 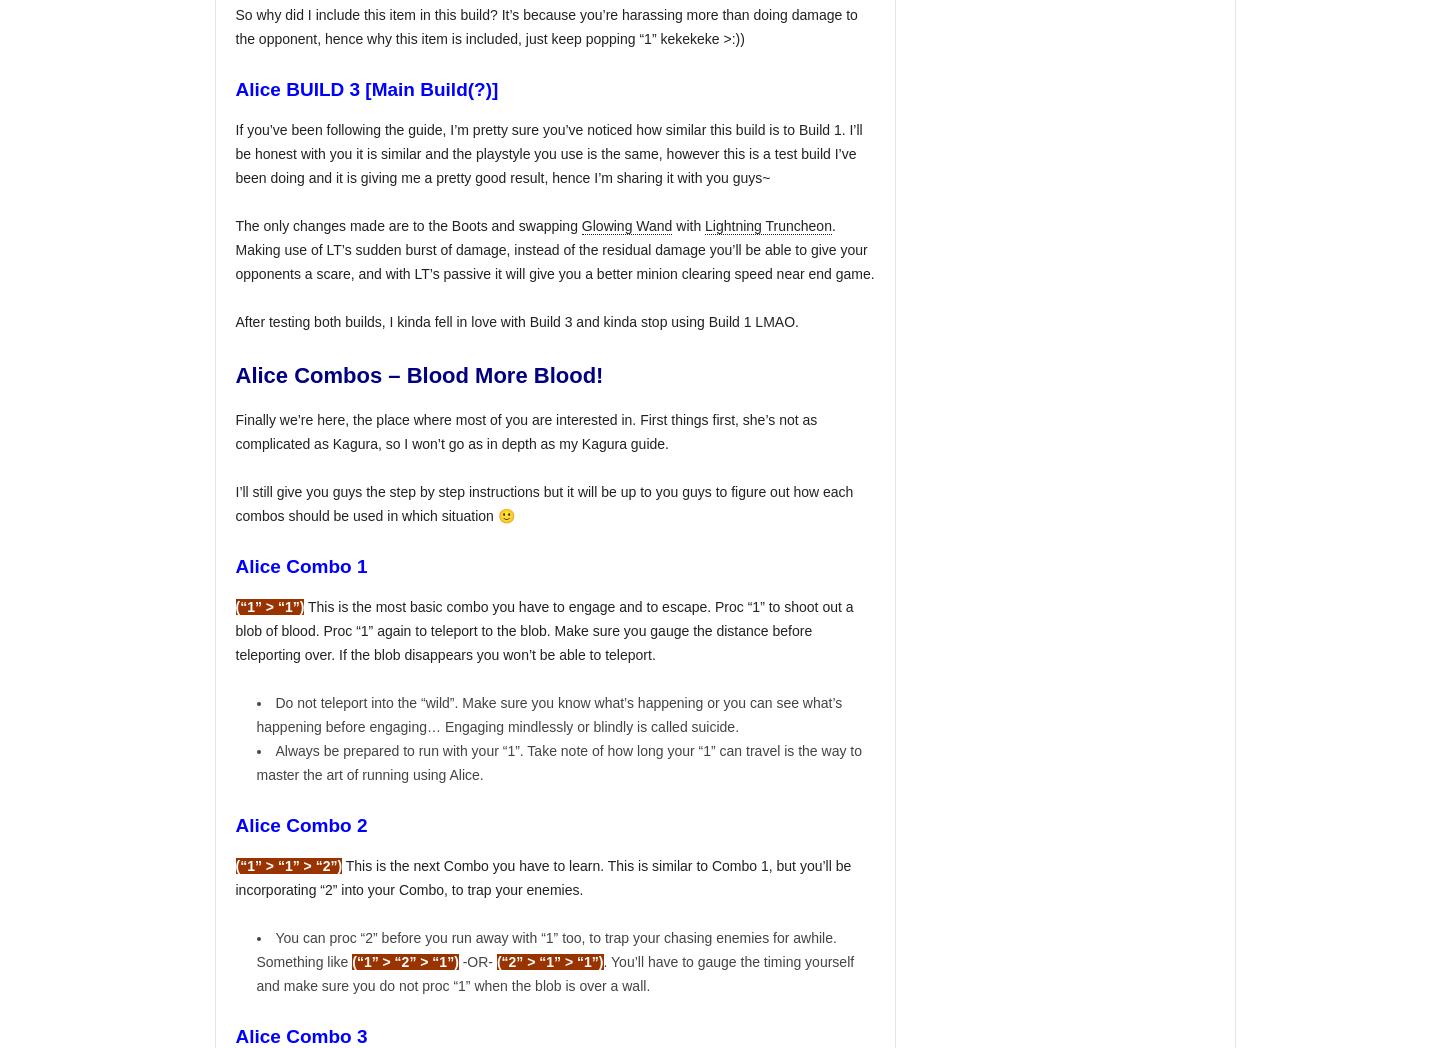 What do you see at coordinates (516, 322) in the screenshot?
I see `'After testing both builds, I kinda fell in love with Build 3 and kinda stop using Build 1 LMAO.'` at bounding box center [516, 322].